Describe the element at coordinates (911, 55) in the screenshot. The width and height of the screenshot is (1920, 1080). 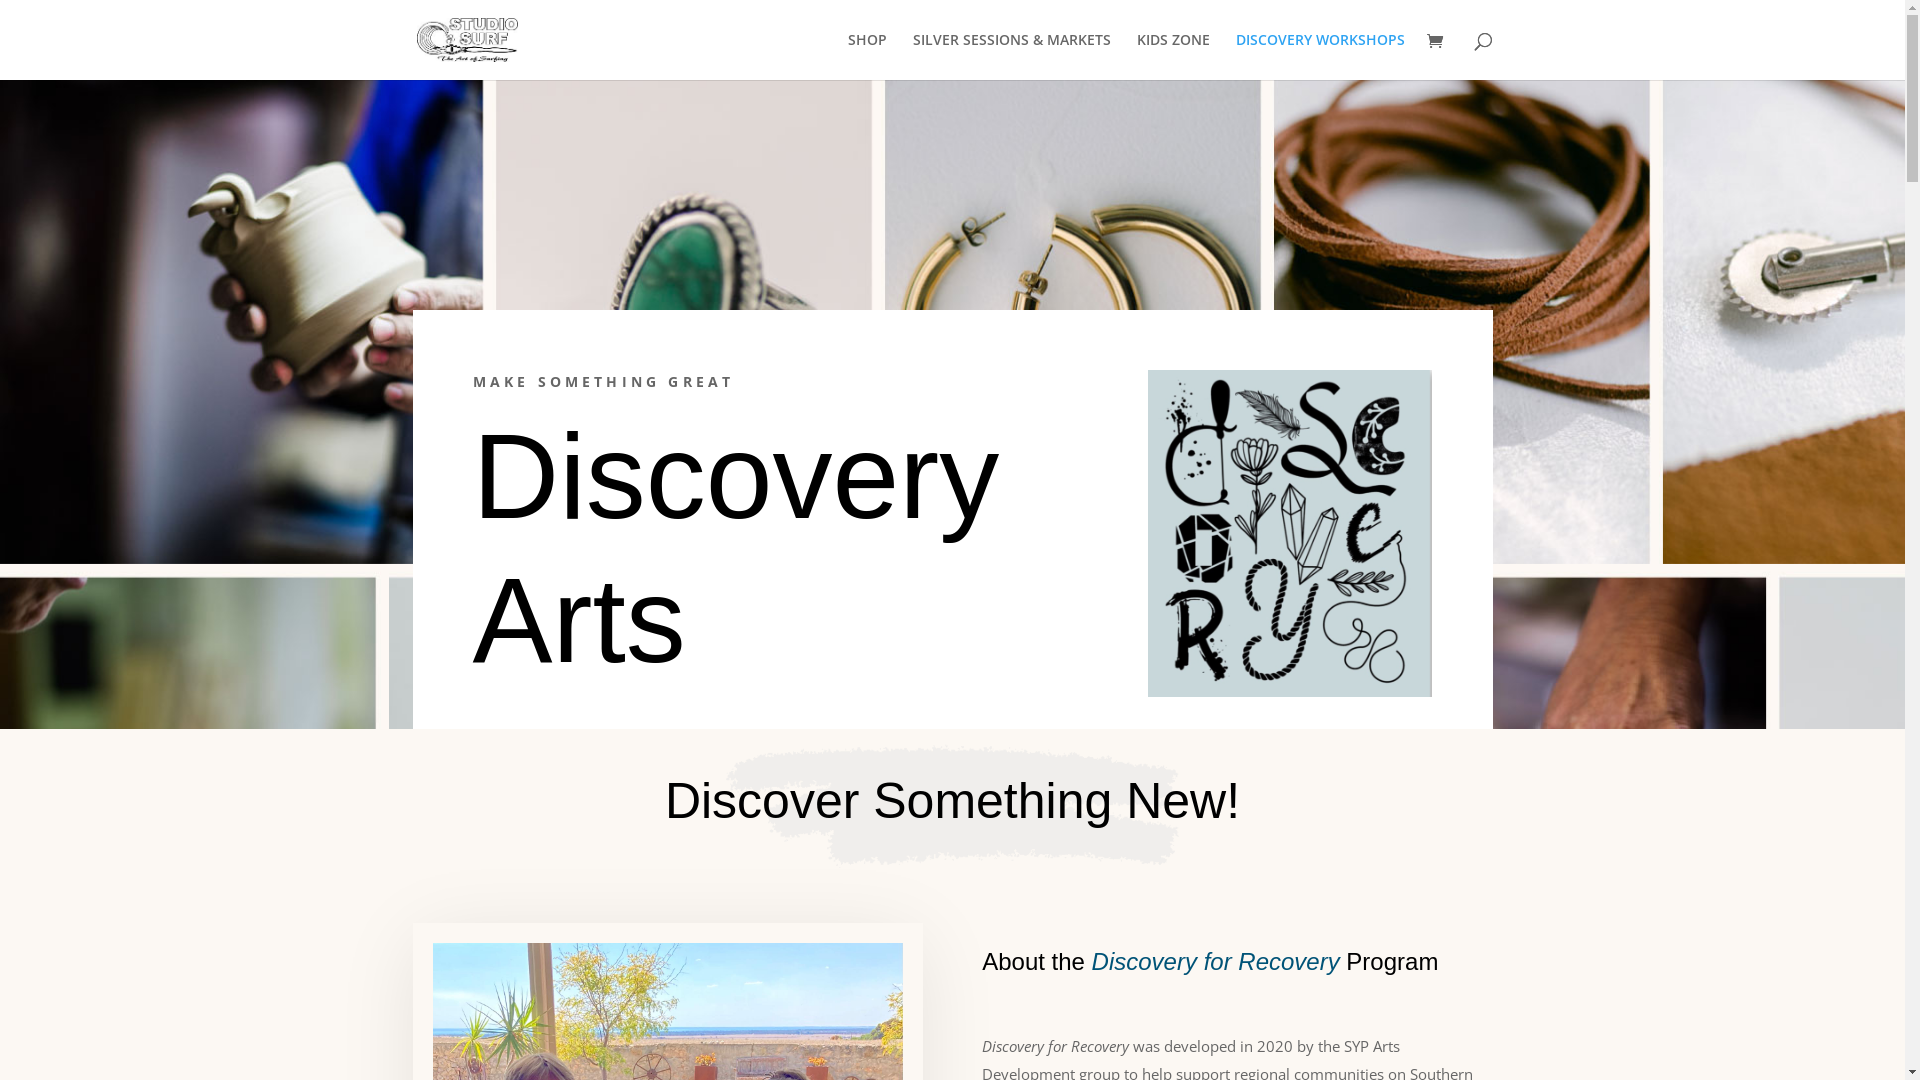
I see `'SILVER SESSIONS & MARKETS'` at that location.